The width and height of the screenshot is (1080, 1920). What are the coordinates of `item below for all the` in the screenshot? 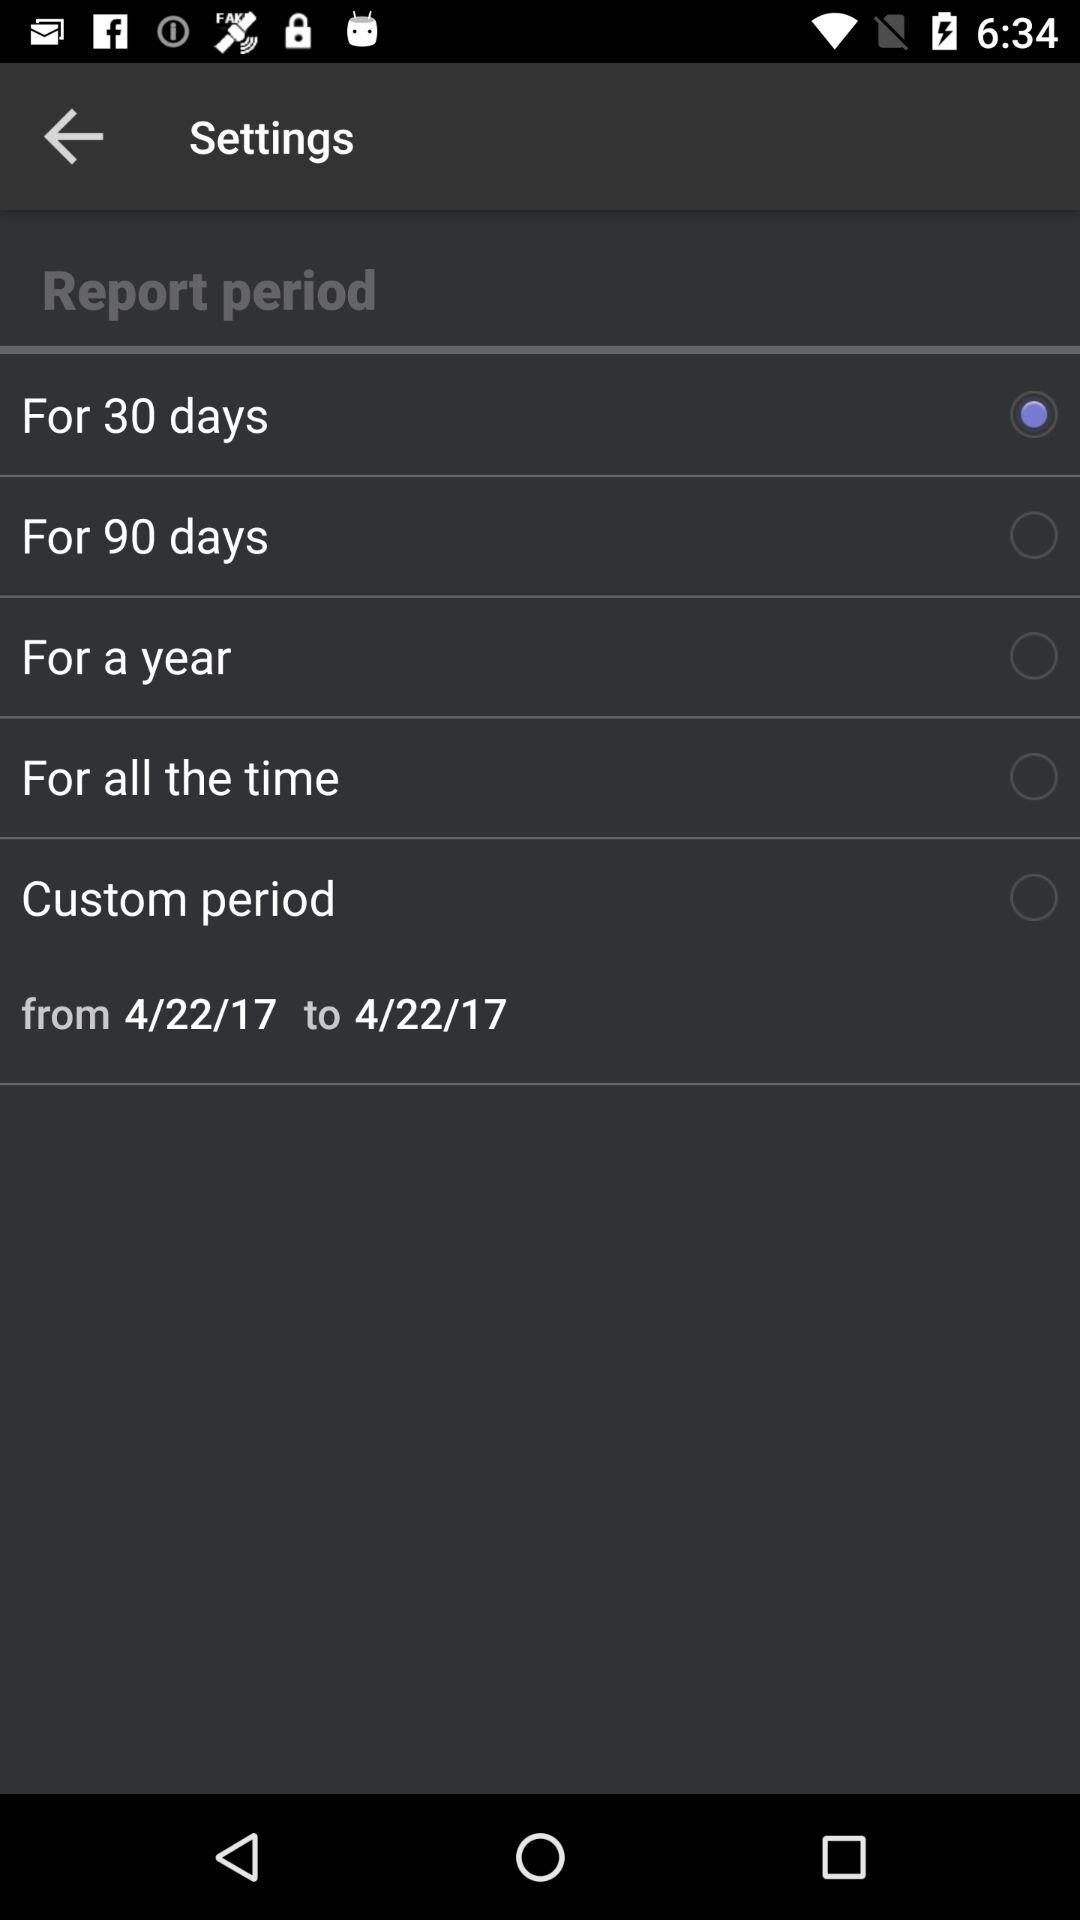 It's located at (540, 896).